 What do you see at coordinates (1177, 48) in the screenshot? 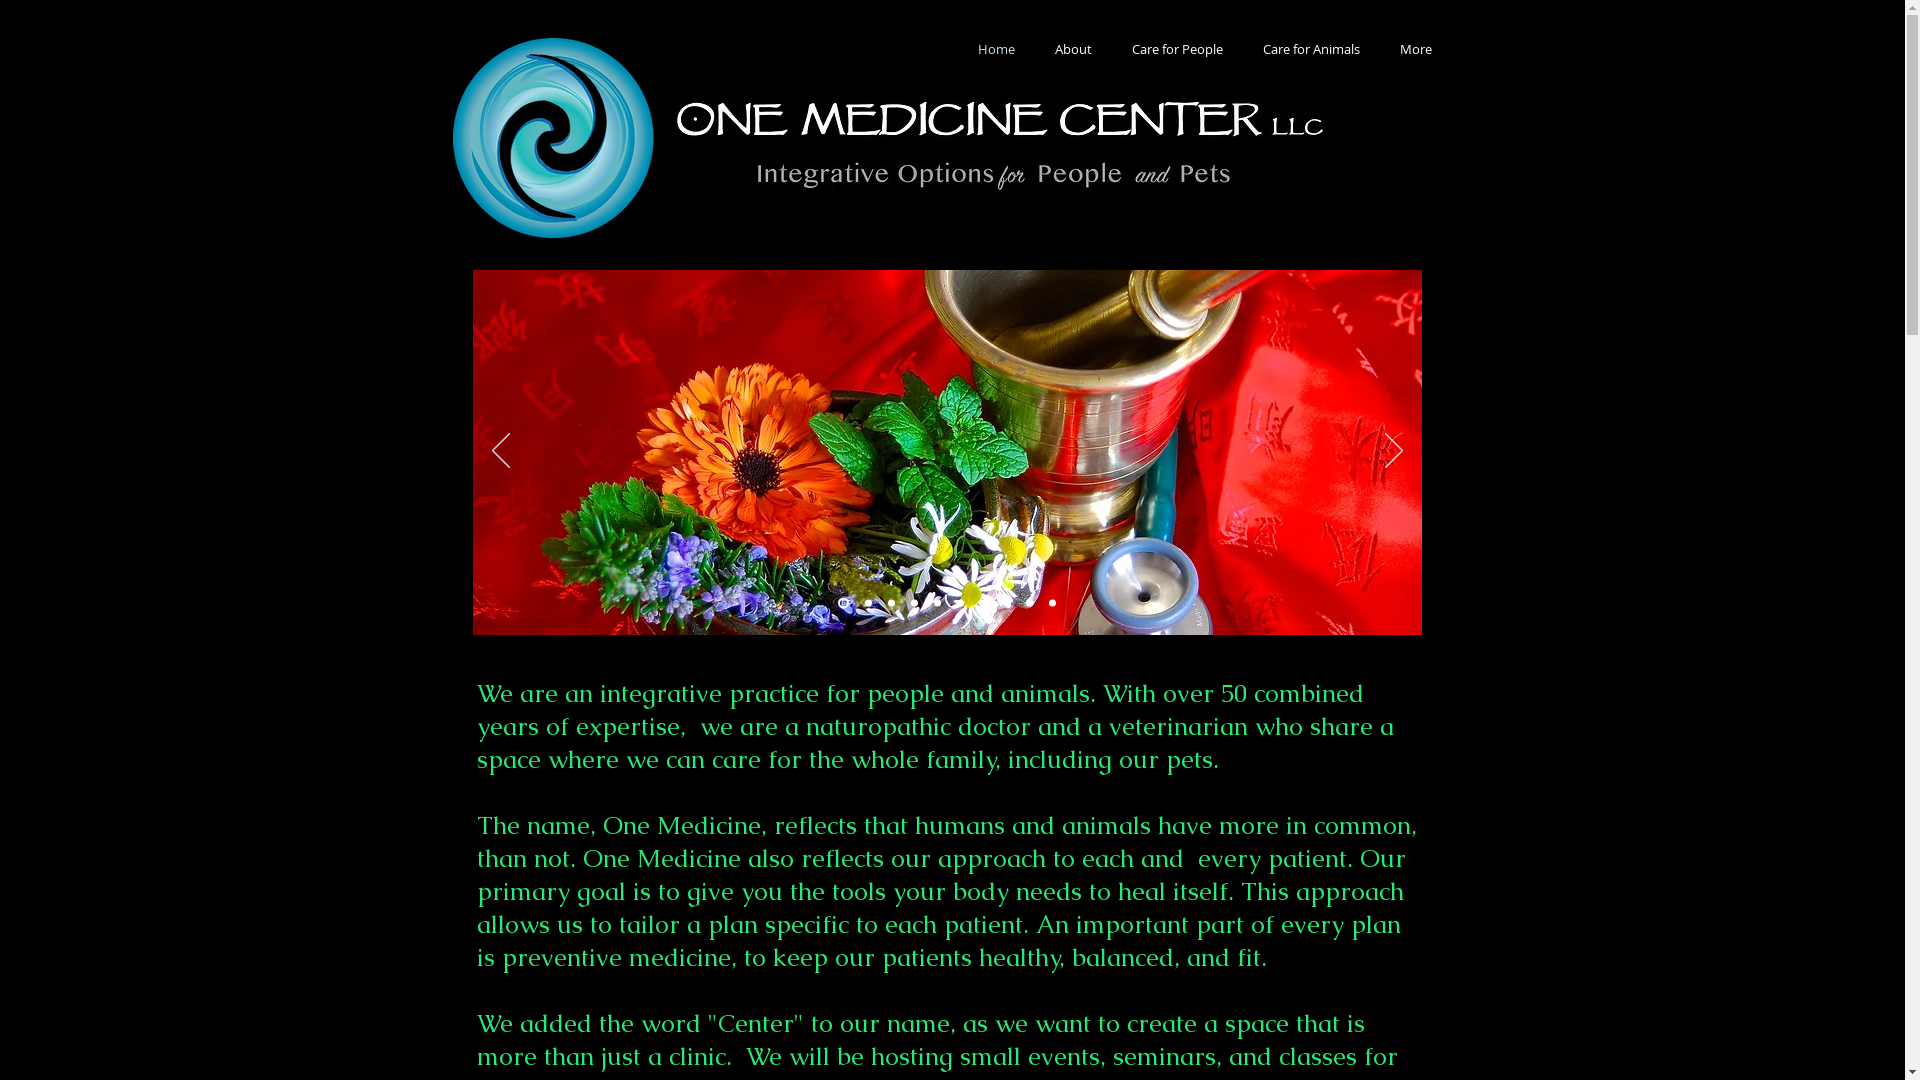
I see `'Care for People'` at bounding box center [1177, 48].